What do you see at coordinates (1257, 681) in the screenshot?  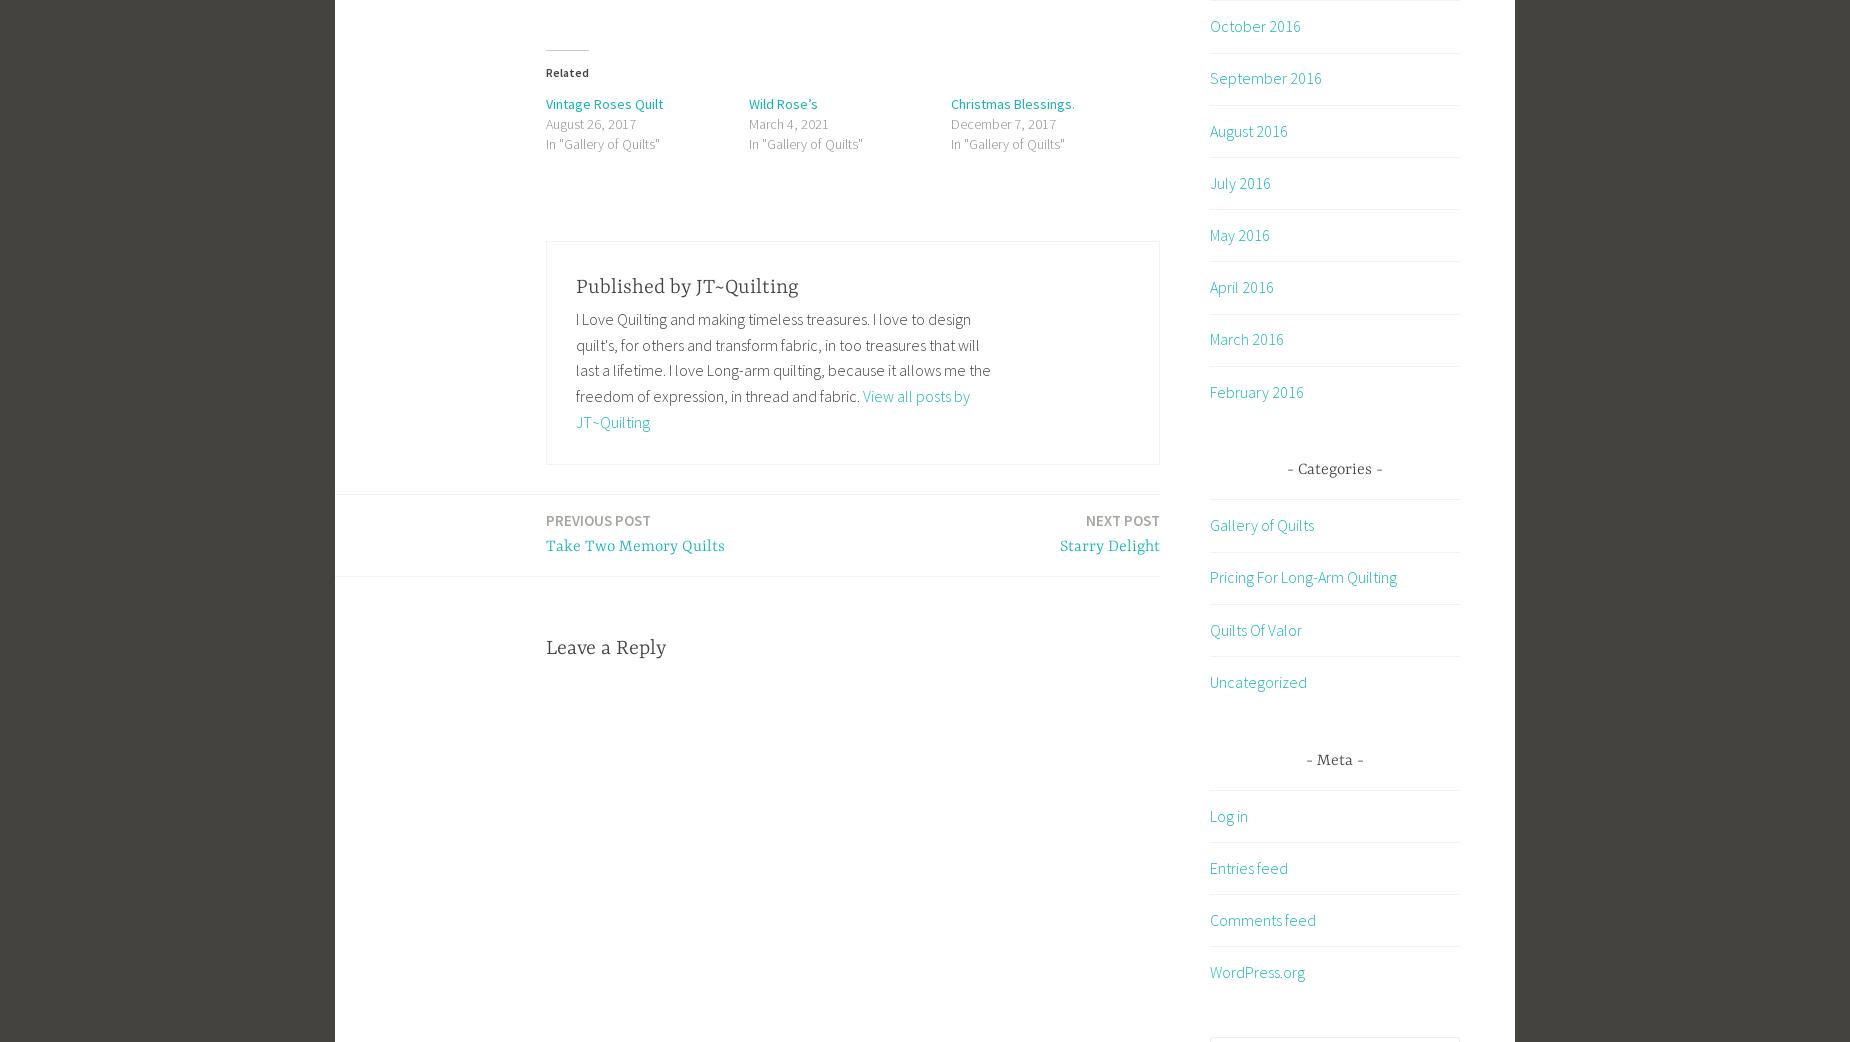 I see `'Uncategorized'` at bounding box center [1257, 681].